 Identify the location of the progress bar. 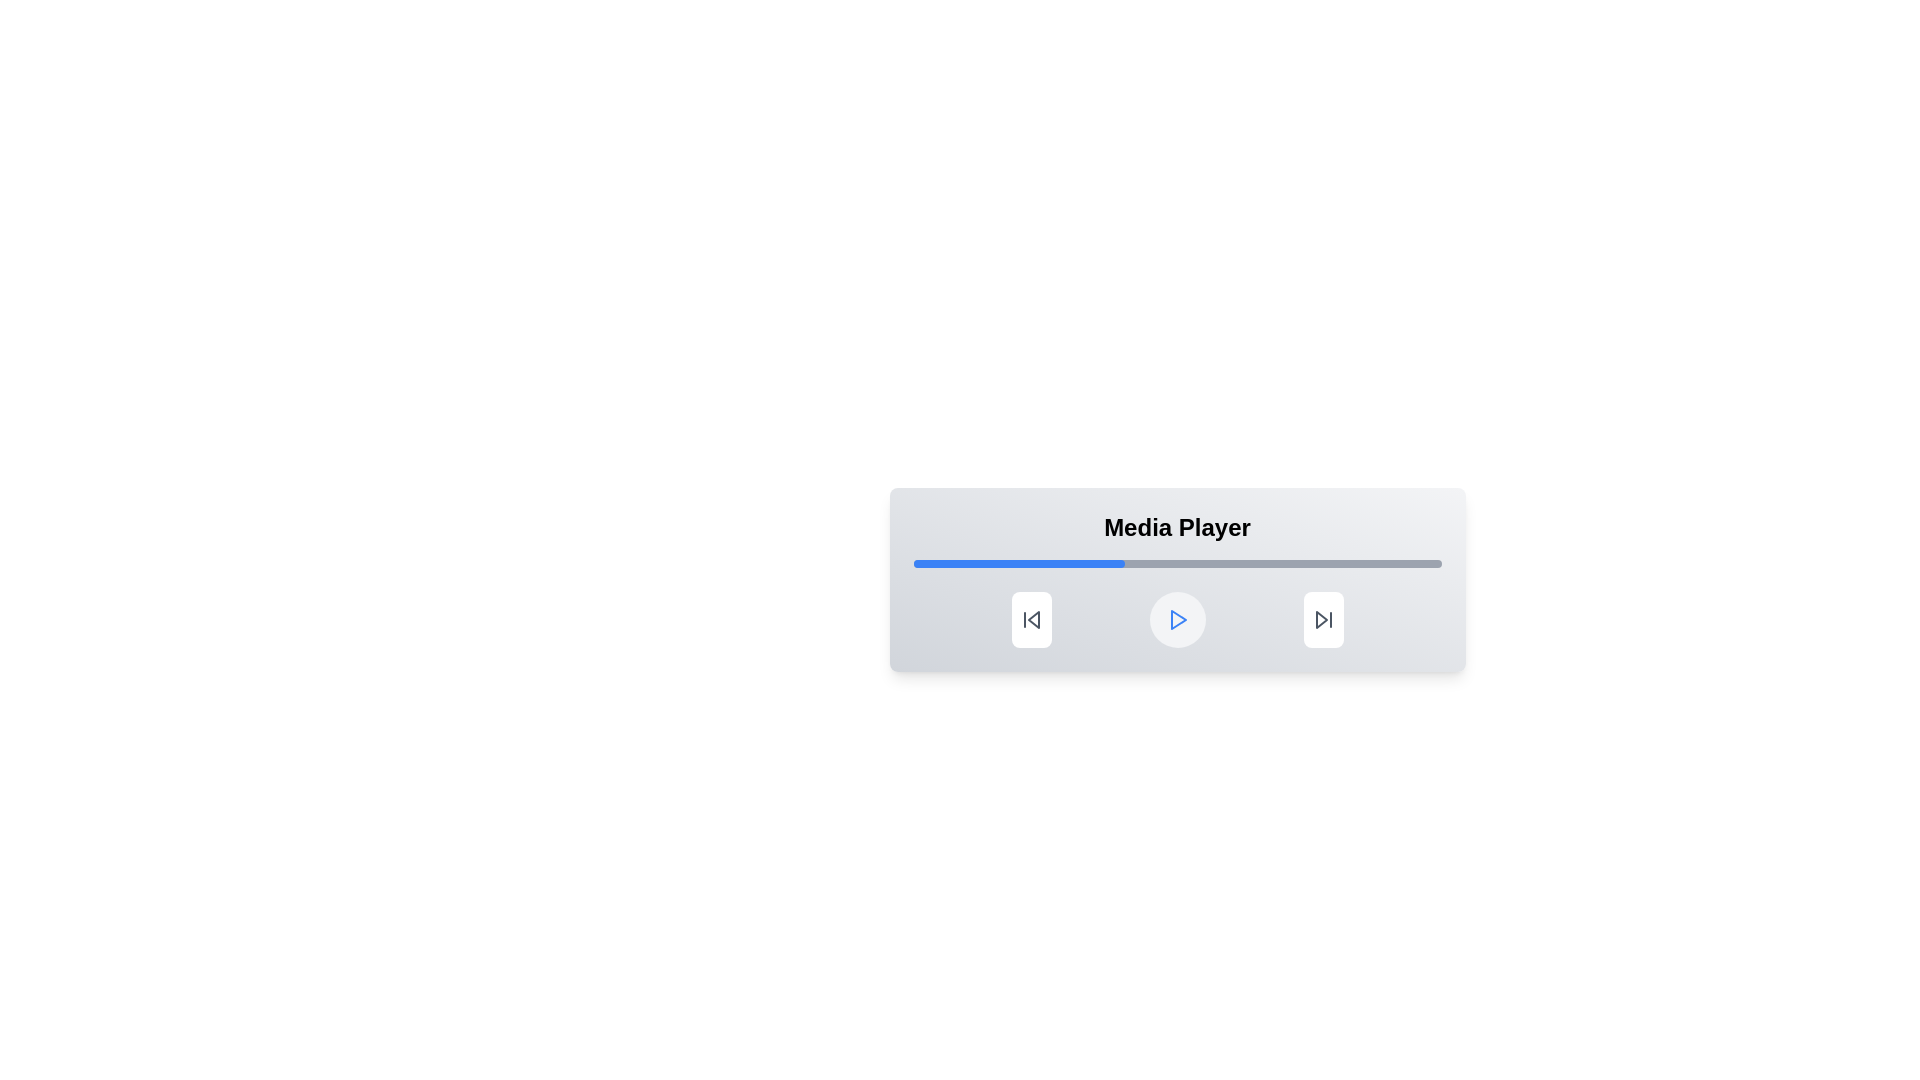
(1346, 563).